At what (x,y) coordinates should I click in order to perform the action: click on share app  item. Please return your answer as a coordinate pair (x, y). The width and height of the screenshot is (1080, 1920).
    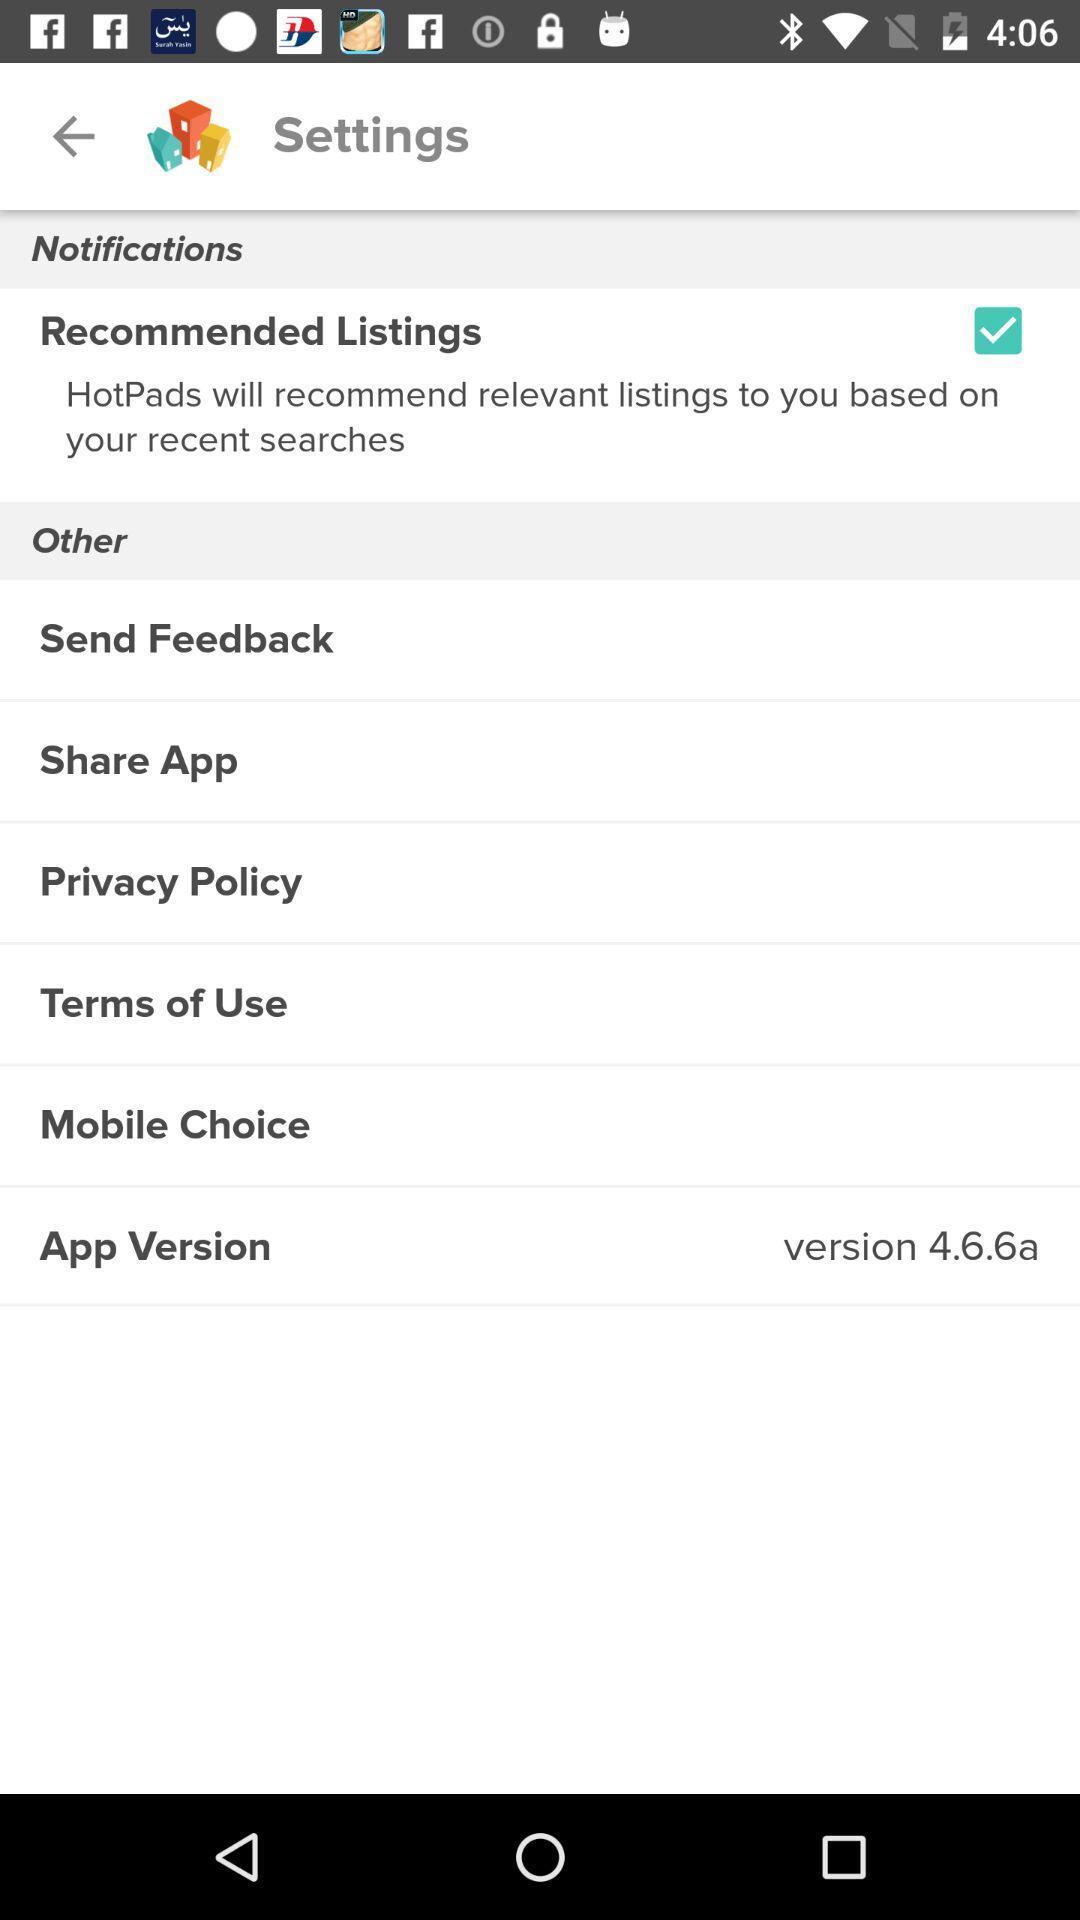
    Looking at the image, I should click on (540, 760).